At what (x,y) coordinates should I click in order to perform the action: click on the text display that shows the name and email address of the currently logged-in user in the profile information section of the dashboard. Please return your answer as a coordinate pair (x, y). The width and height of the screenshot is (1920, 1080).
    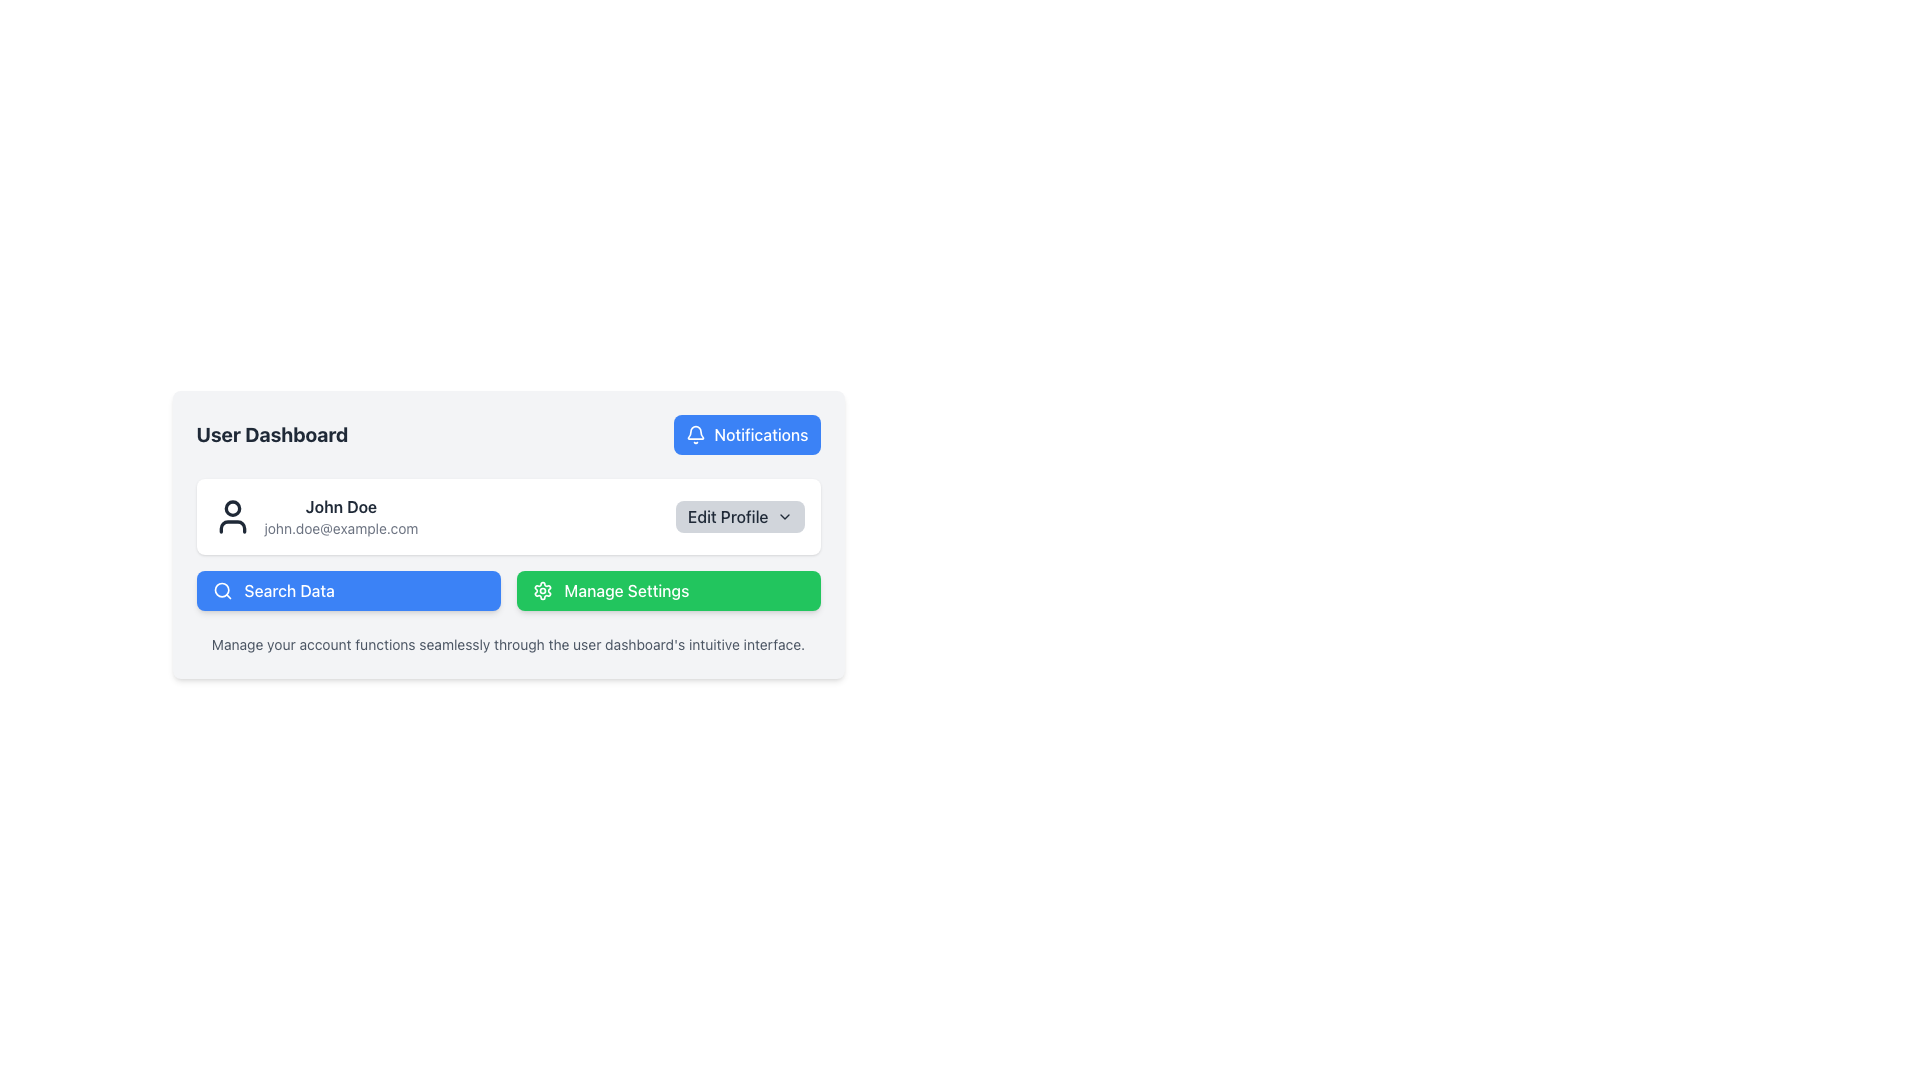
    Looking at the image, I should click on (341, 515).